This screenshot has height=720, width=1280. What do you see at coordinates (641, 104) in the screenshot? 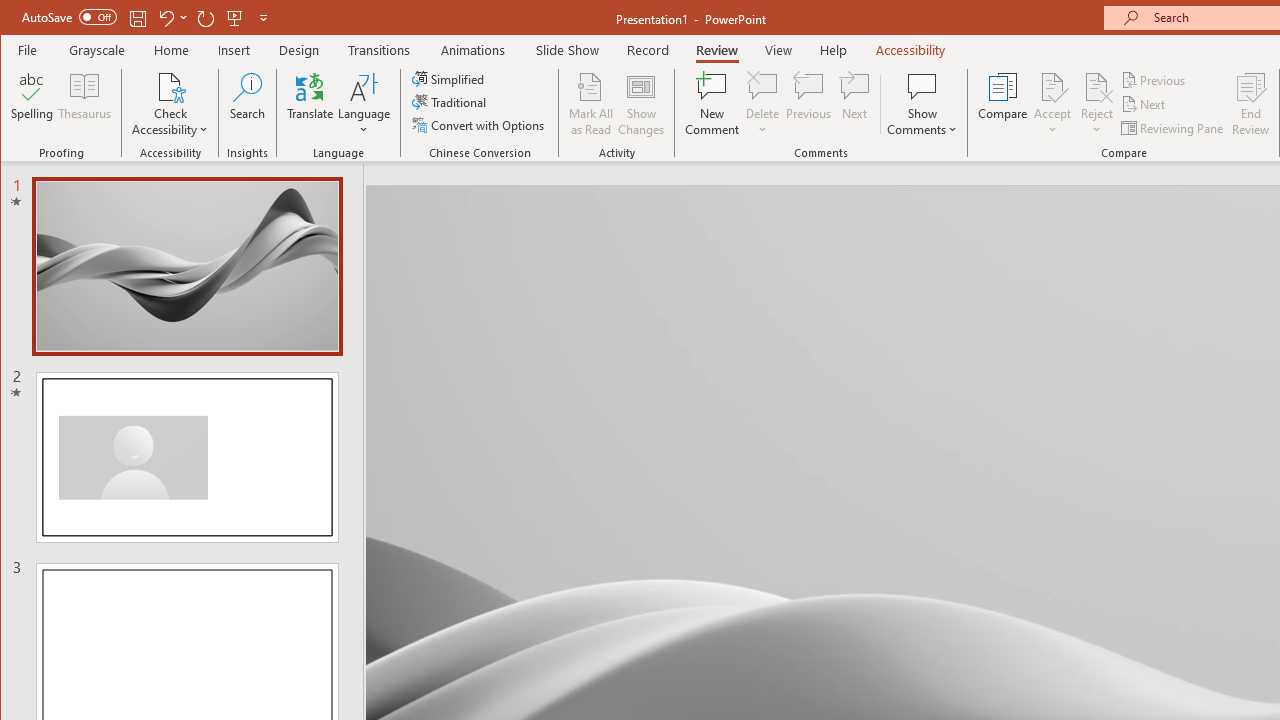
I see `'Show Changes'` at bounding box center [641, 104].